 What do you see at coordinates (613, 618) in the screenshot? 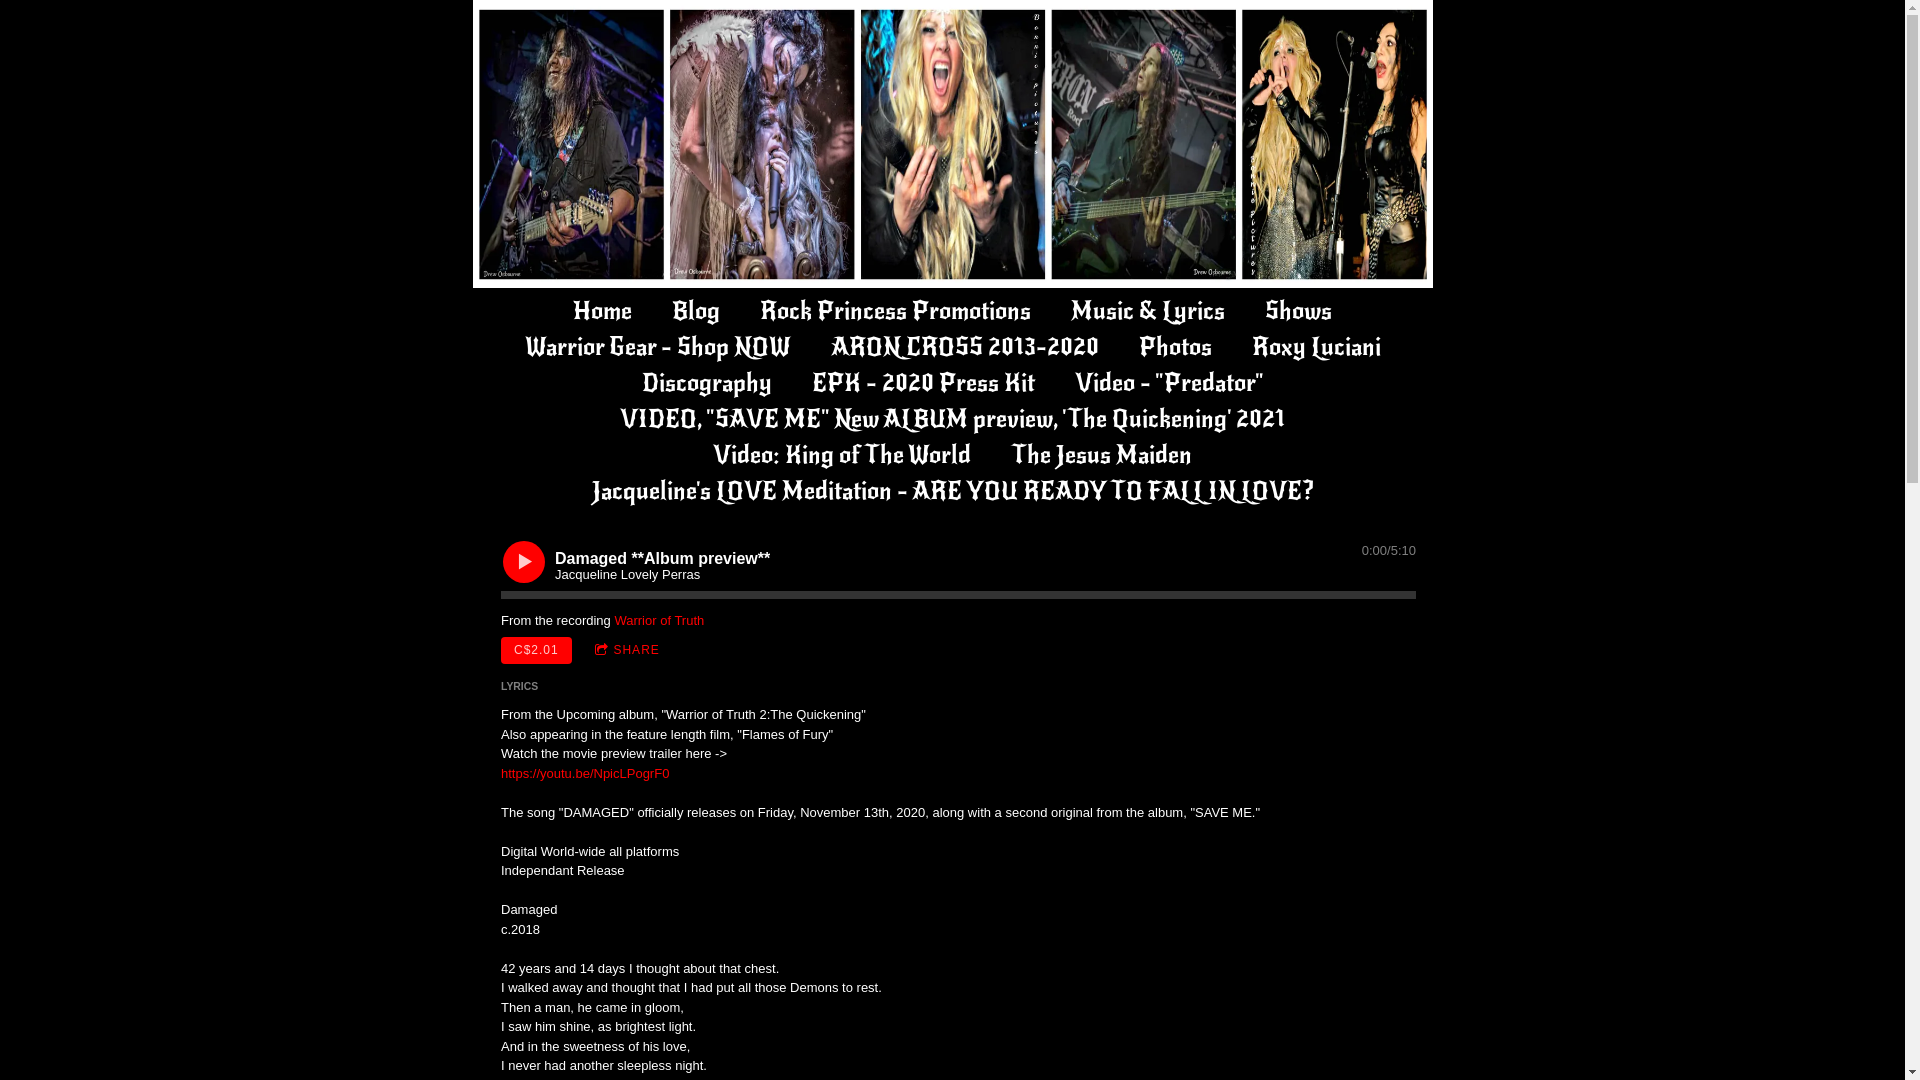
I see `'Warrior of Truth'` at bounding box center [613, 618].